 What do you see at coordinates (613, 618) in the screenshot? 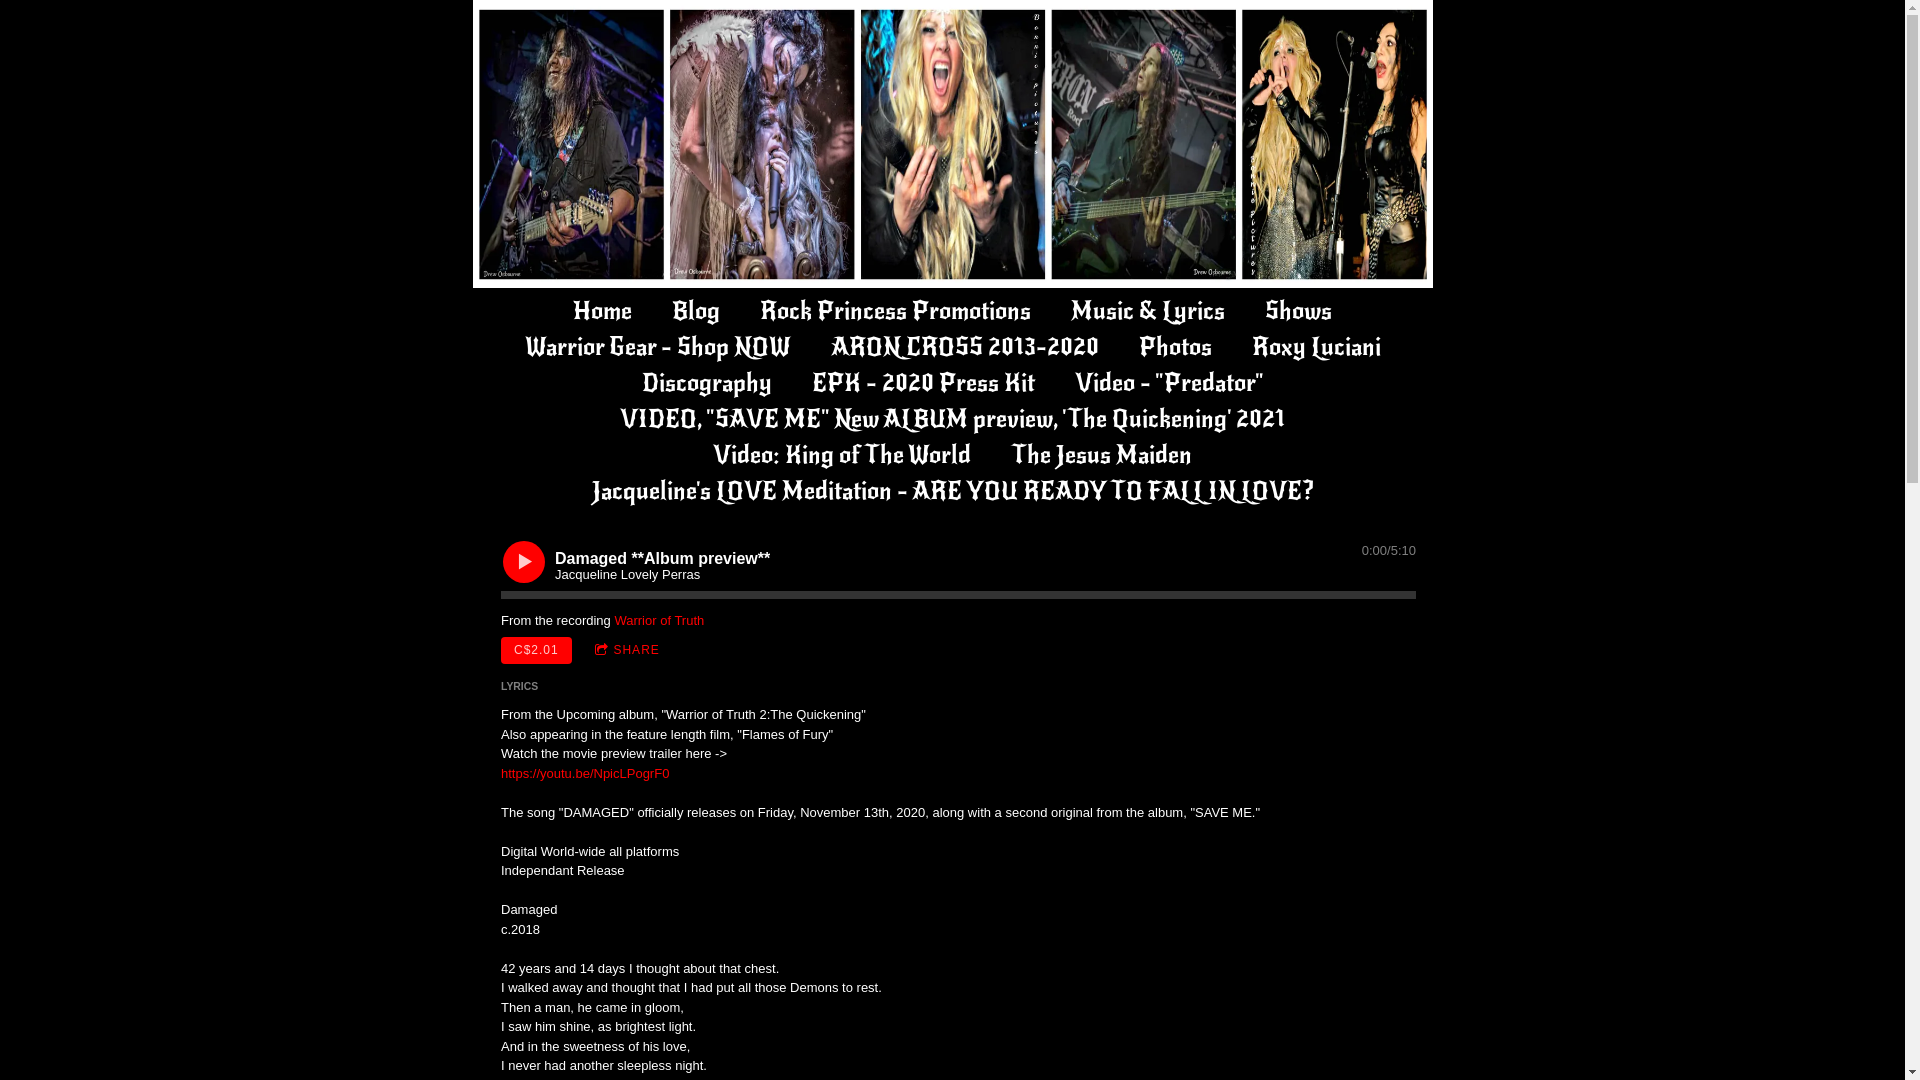
I see `'Warrior of Truth'` at bounding box center [613, 618].